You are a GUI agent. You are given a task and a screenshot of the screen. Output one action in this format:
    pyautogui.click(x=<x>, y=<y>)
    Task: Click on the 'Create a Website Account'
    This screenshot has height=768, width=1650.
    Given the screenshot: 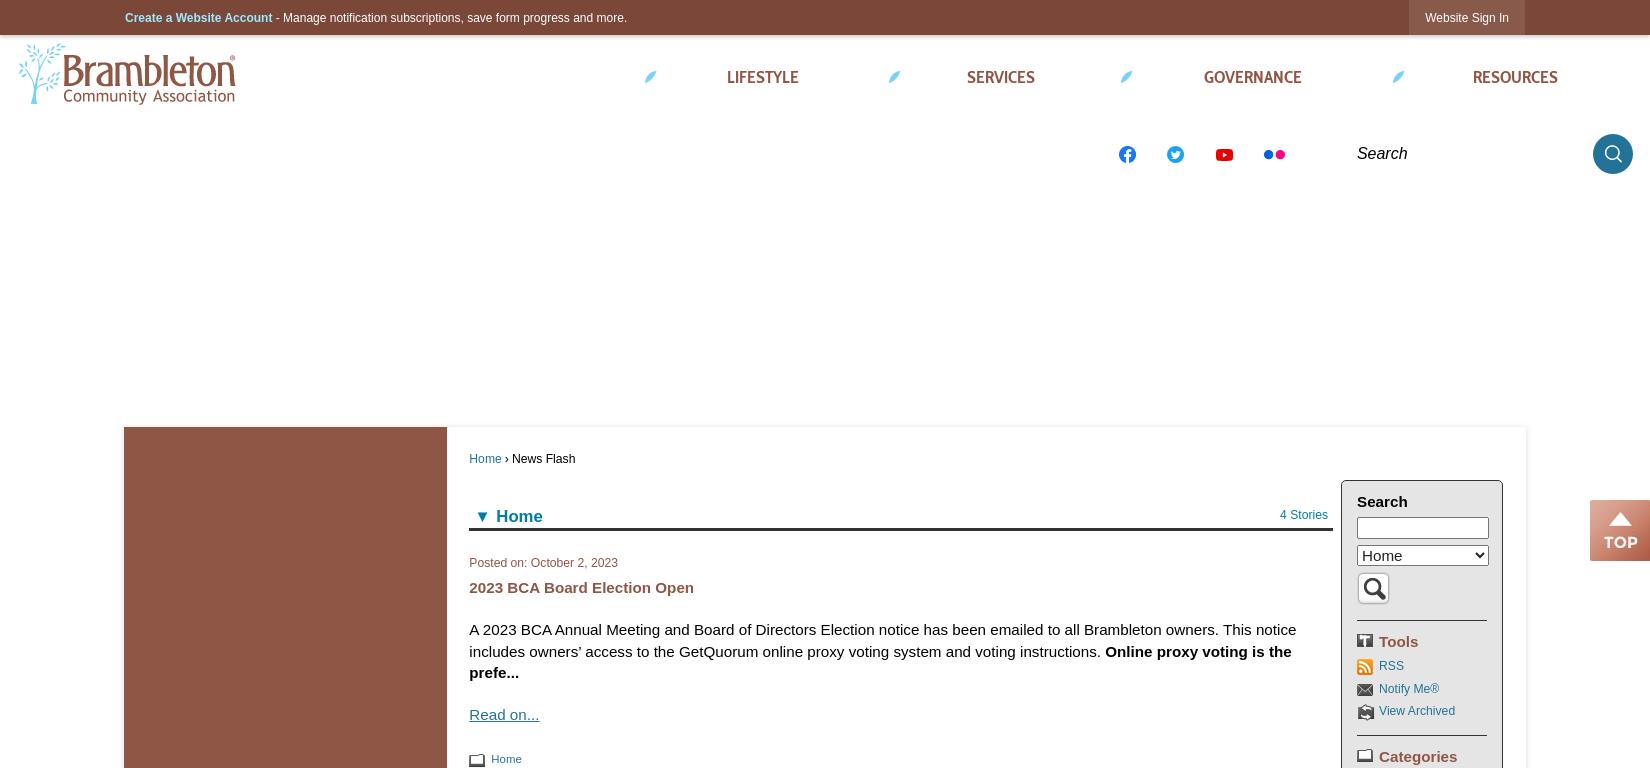 What is the action you would take?
    pyautogui.click(x=125, y=16)
    